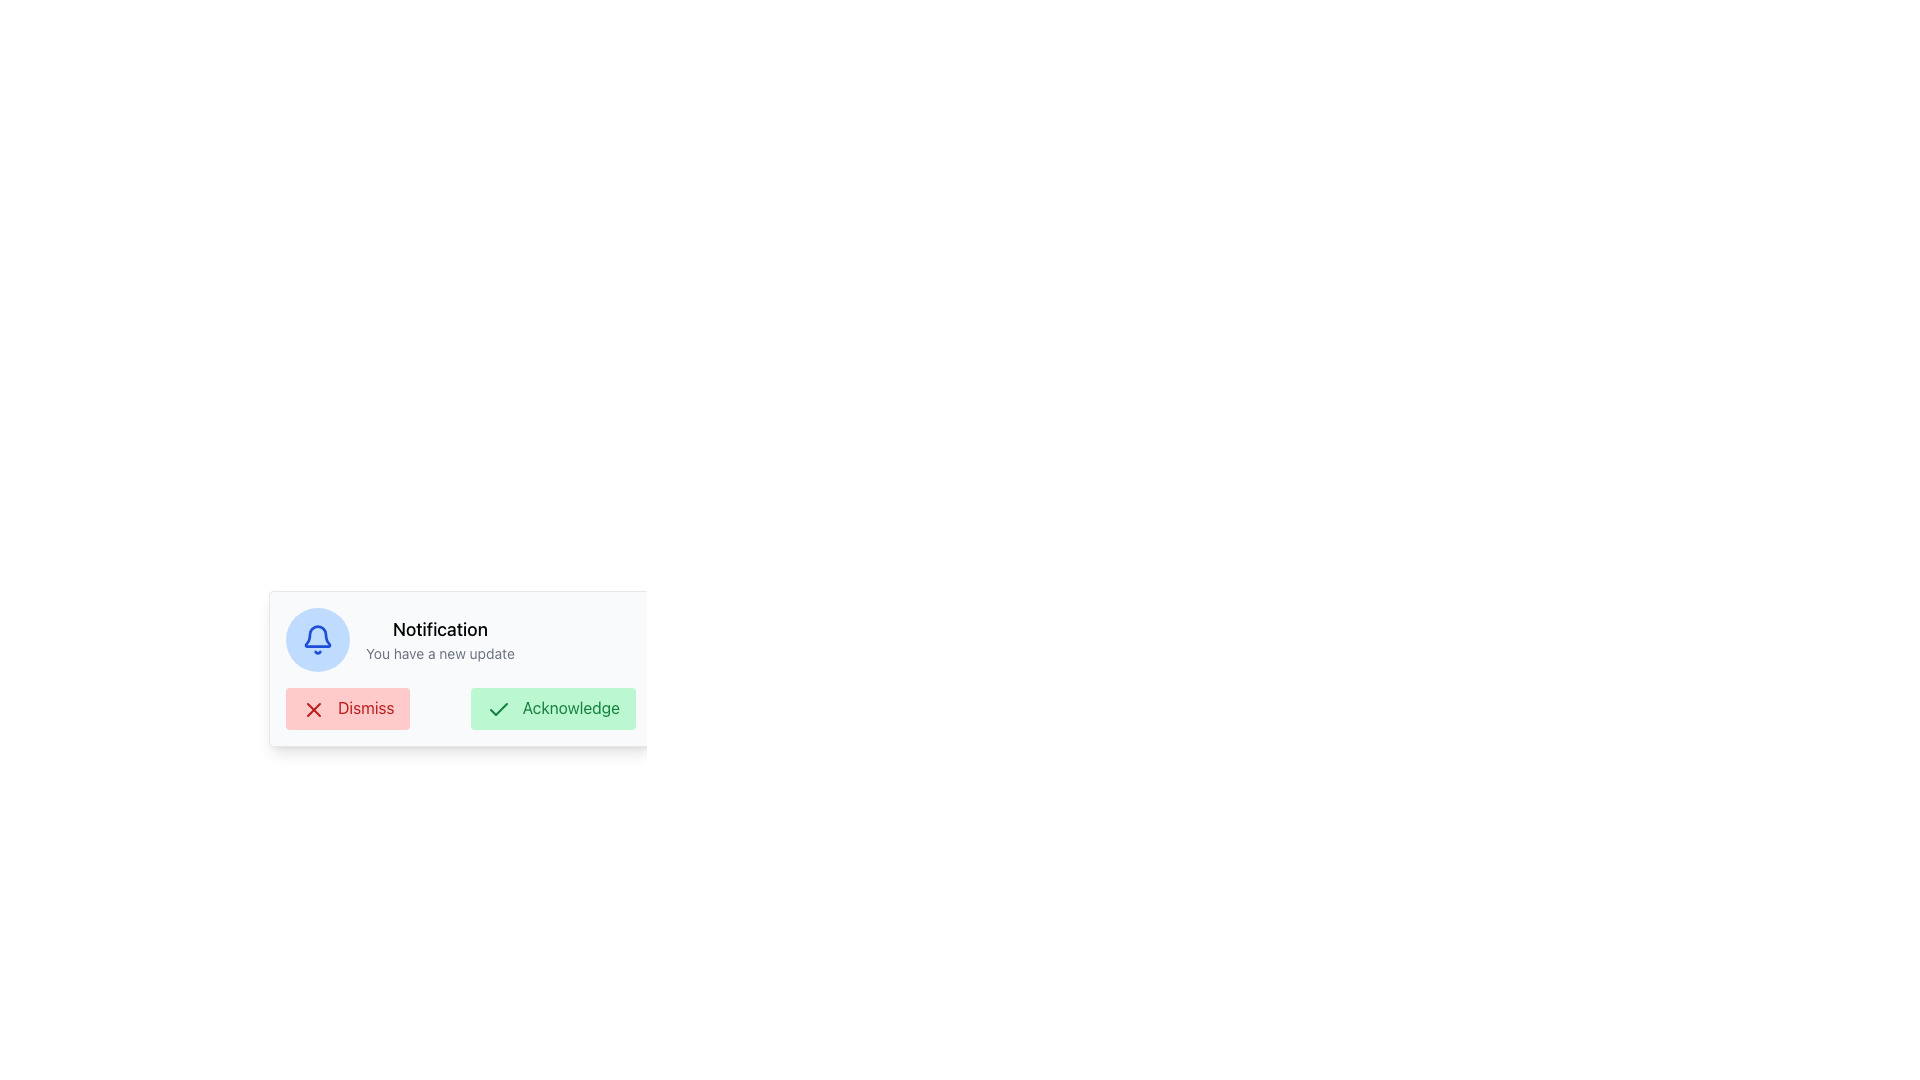 The width and height of the screenshot is (1920, 1080). What do you see at coordinates (459, 707) in the screenshot?
I see `the 'Acknowledge' button, which is part of a Button Group with a red 'Dismiss' button and a green 'Acknowledge' button, located in the lower region of a notification component` at bounding box center [459, 707].